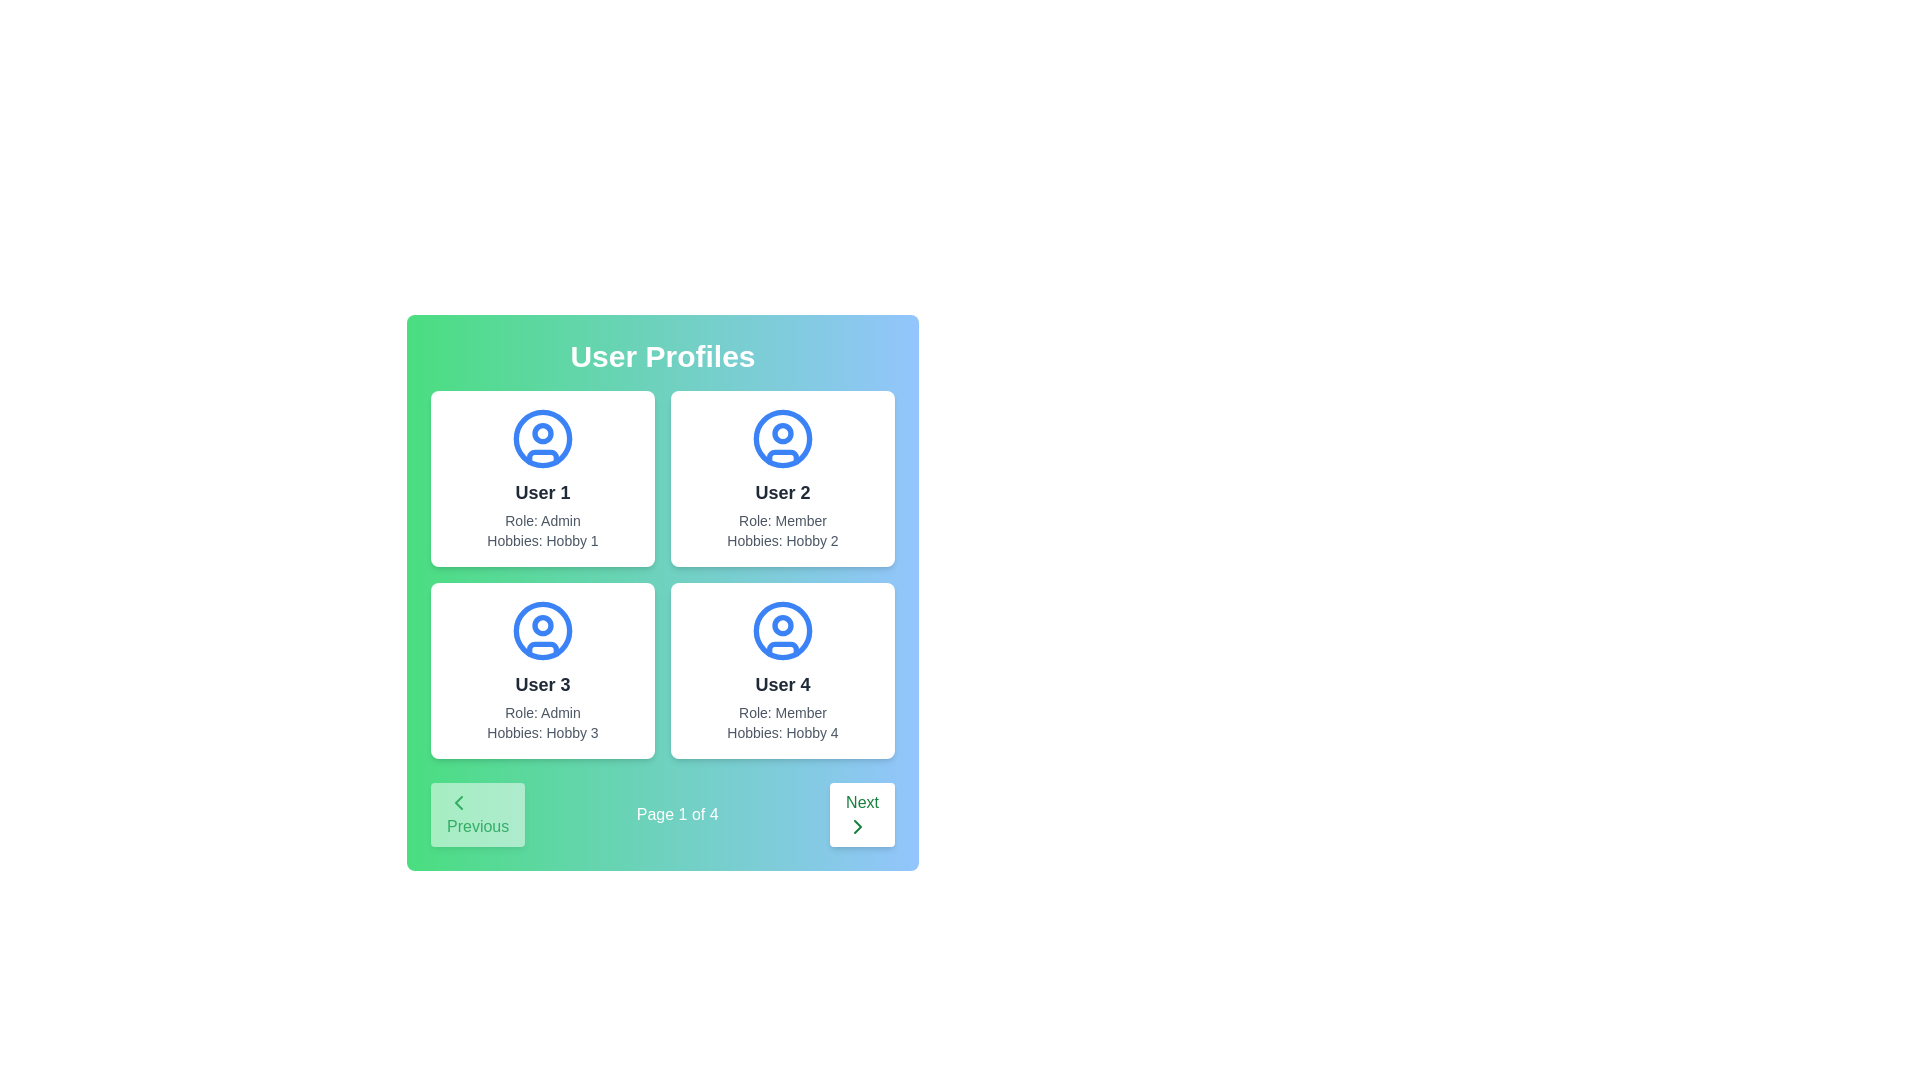  Describe the element at coordinates (542, 631) in the screenshot. I see `the circle element representing the avatar of 'User 3' located in the bottom-left corner of the profile card grid` at that location.